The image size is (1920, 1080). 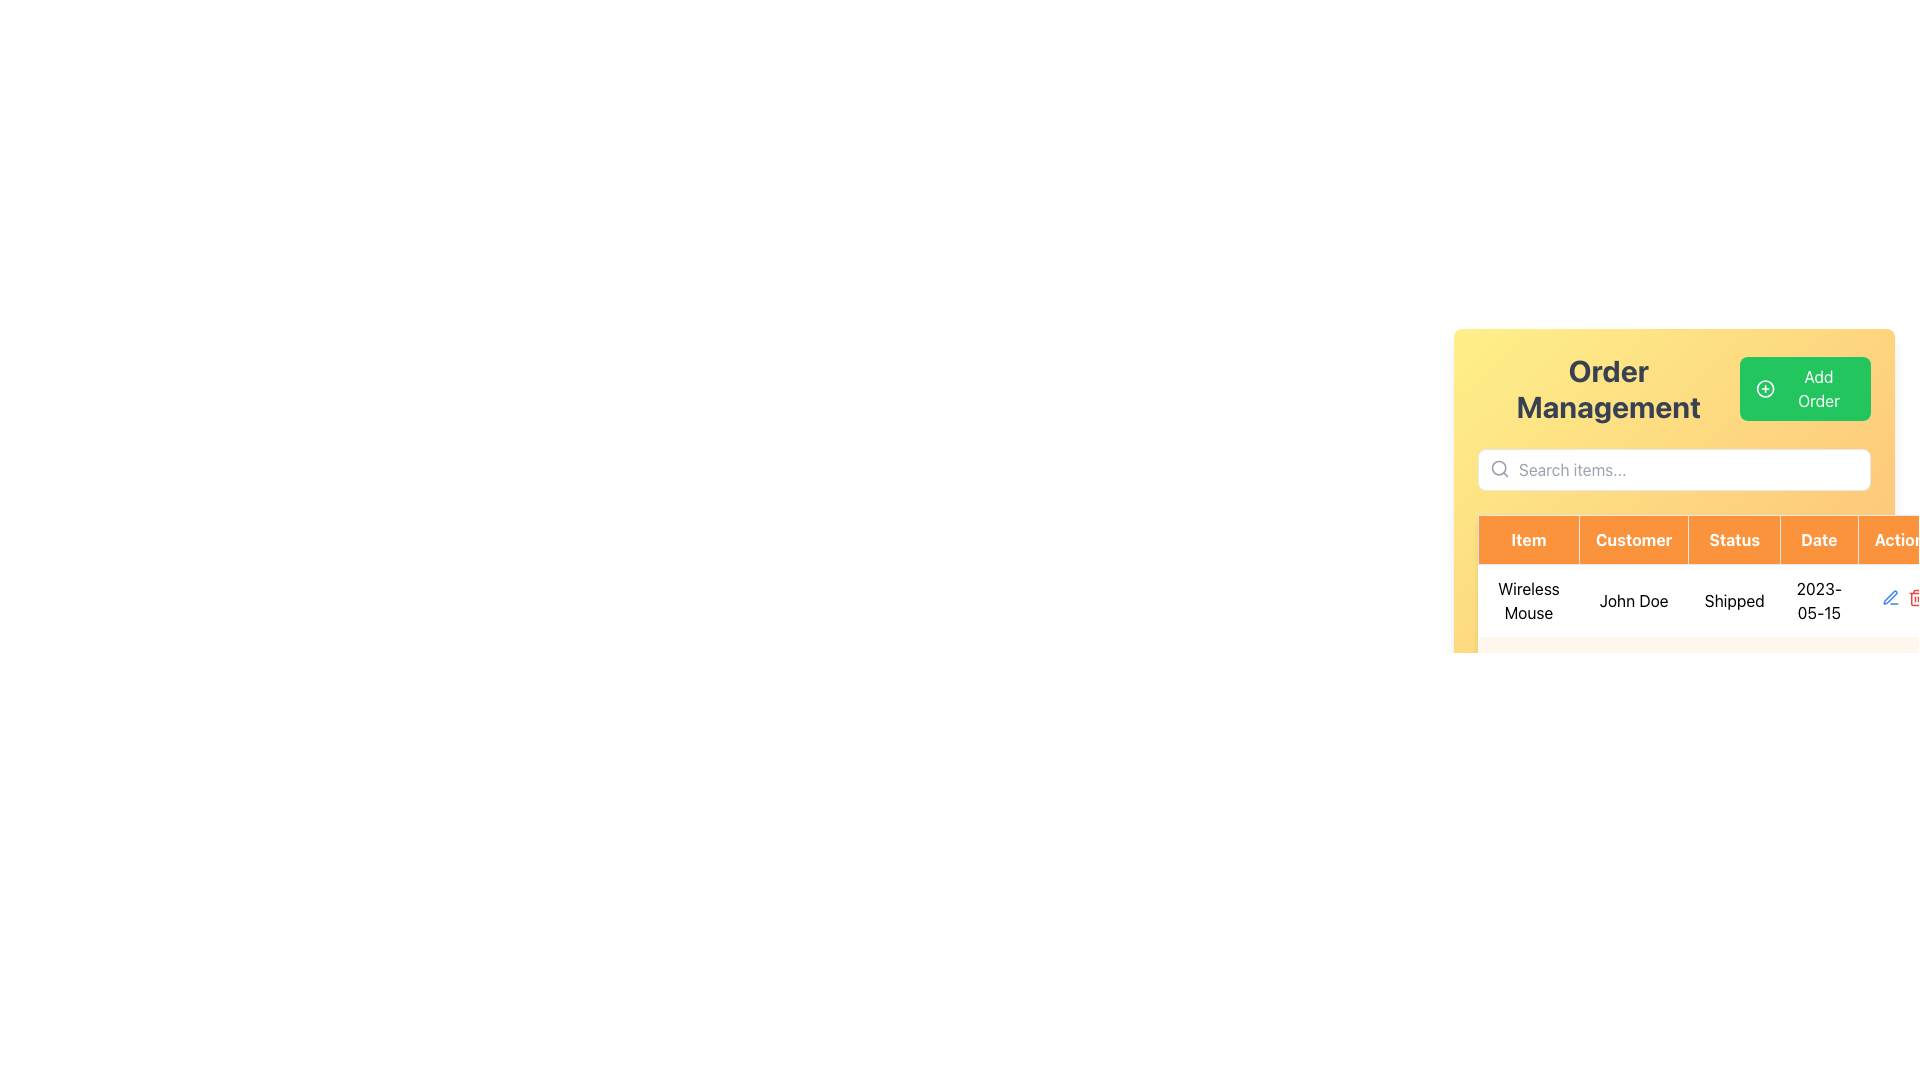 I want to click on the TableHeader labeled 'Customer', which is the second header from the left in a row of column headers within a table component, styled with an orange background and white text, so click(x=1674, y=530).